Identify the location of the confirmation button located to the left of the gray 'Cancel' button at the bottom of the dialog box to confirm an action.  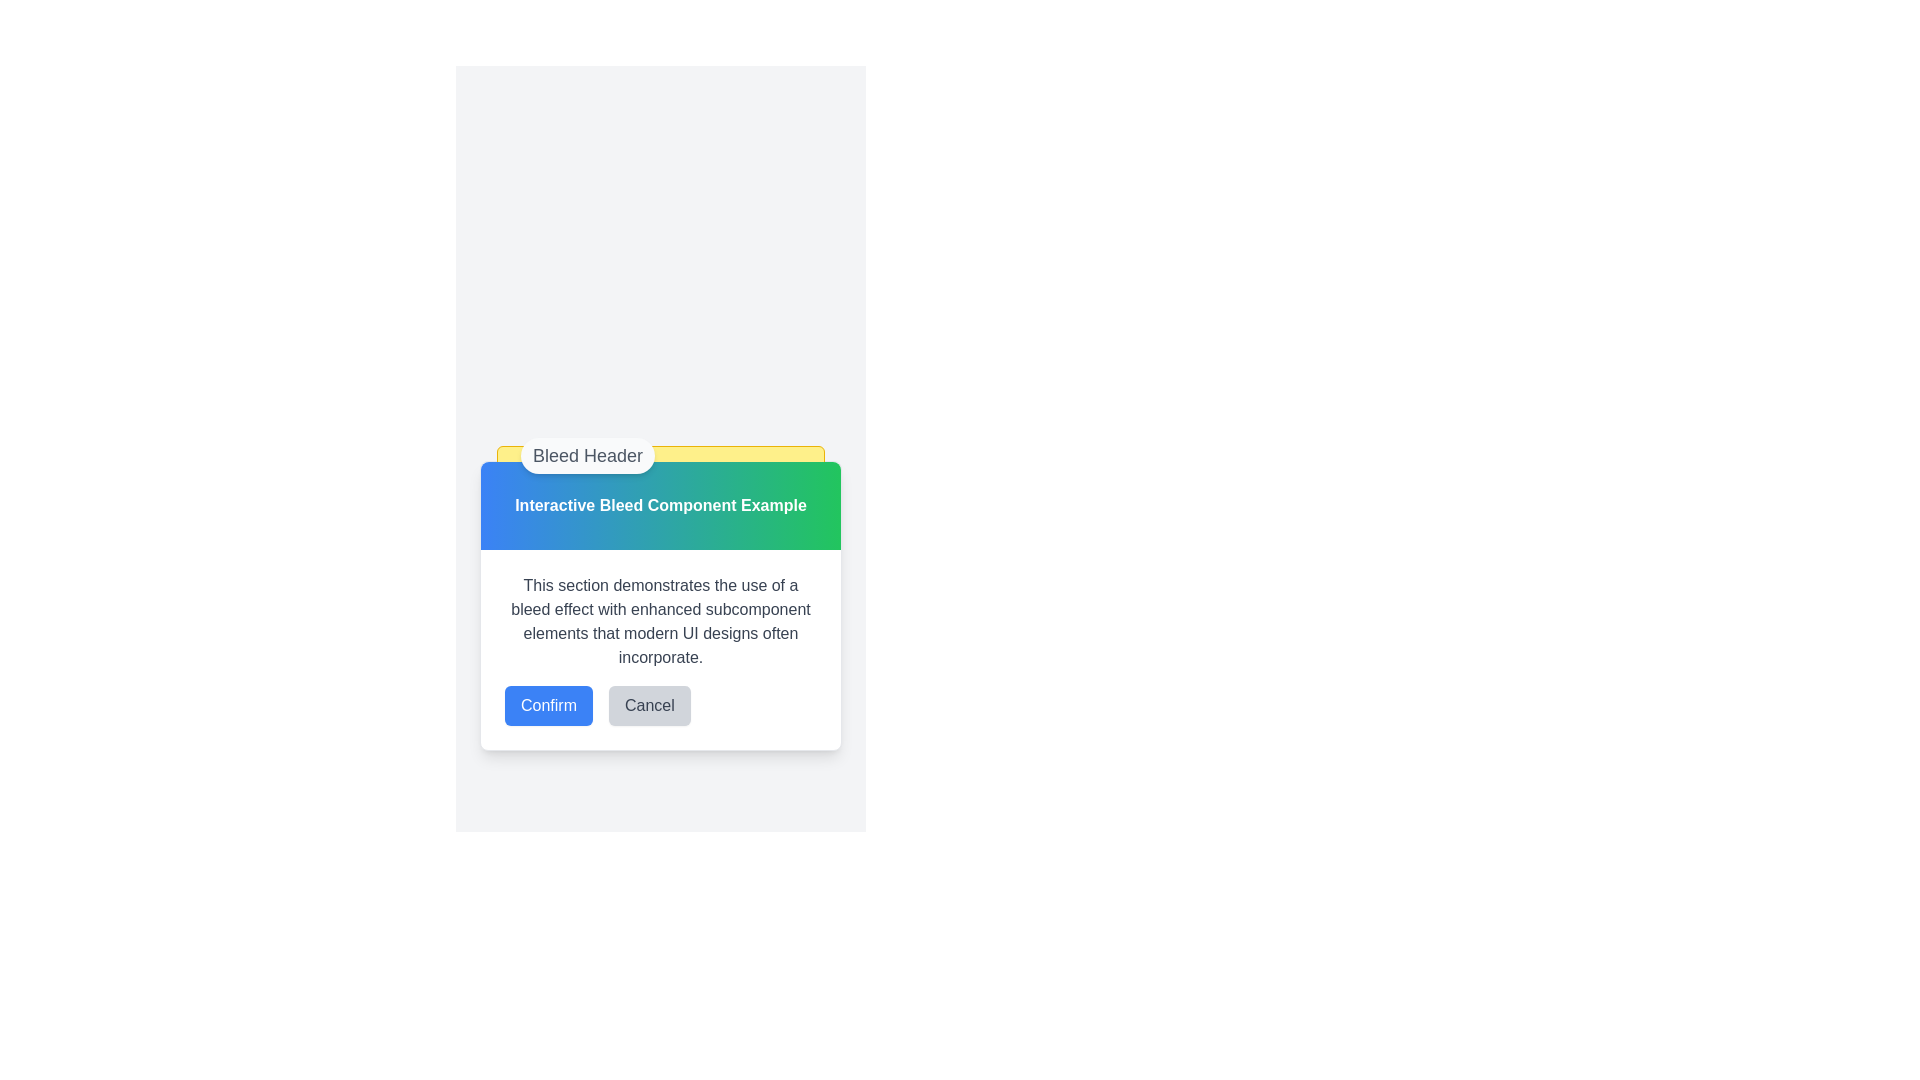
(548, 704).